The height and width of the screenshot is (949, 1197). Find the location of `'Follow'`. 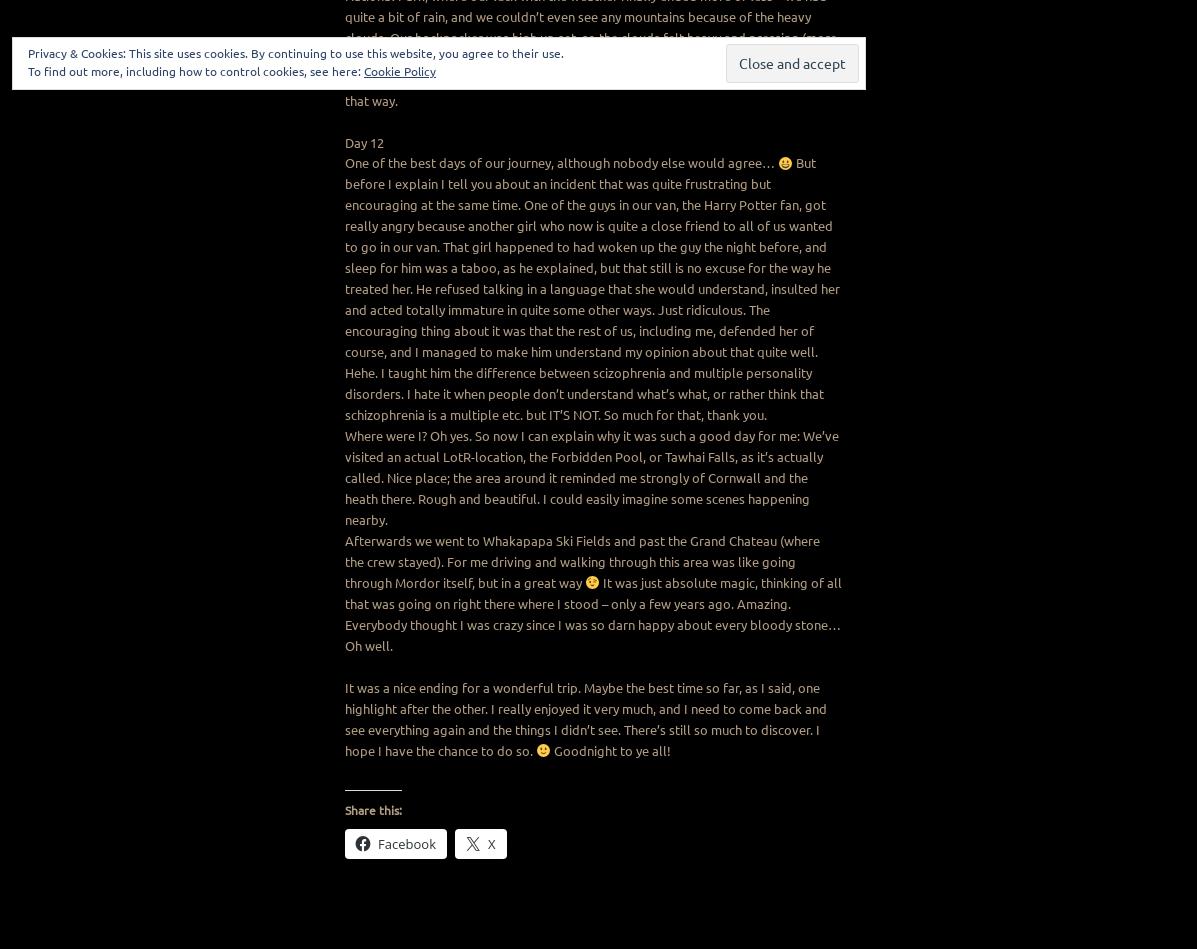

'Follow' is located at coordinates (795, 74).